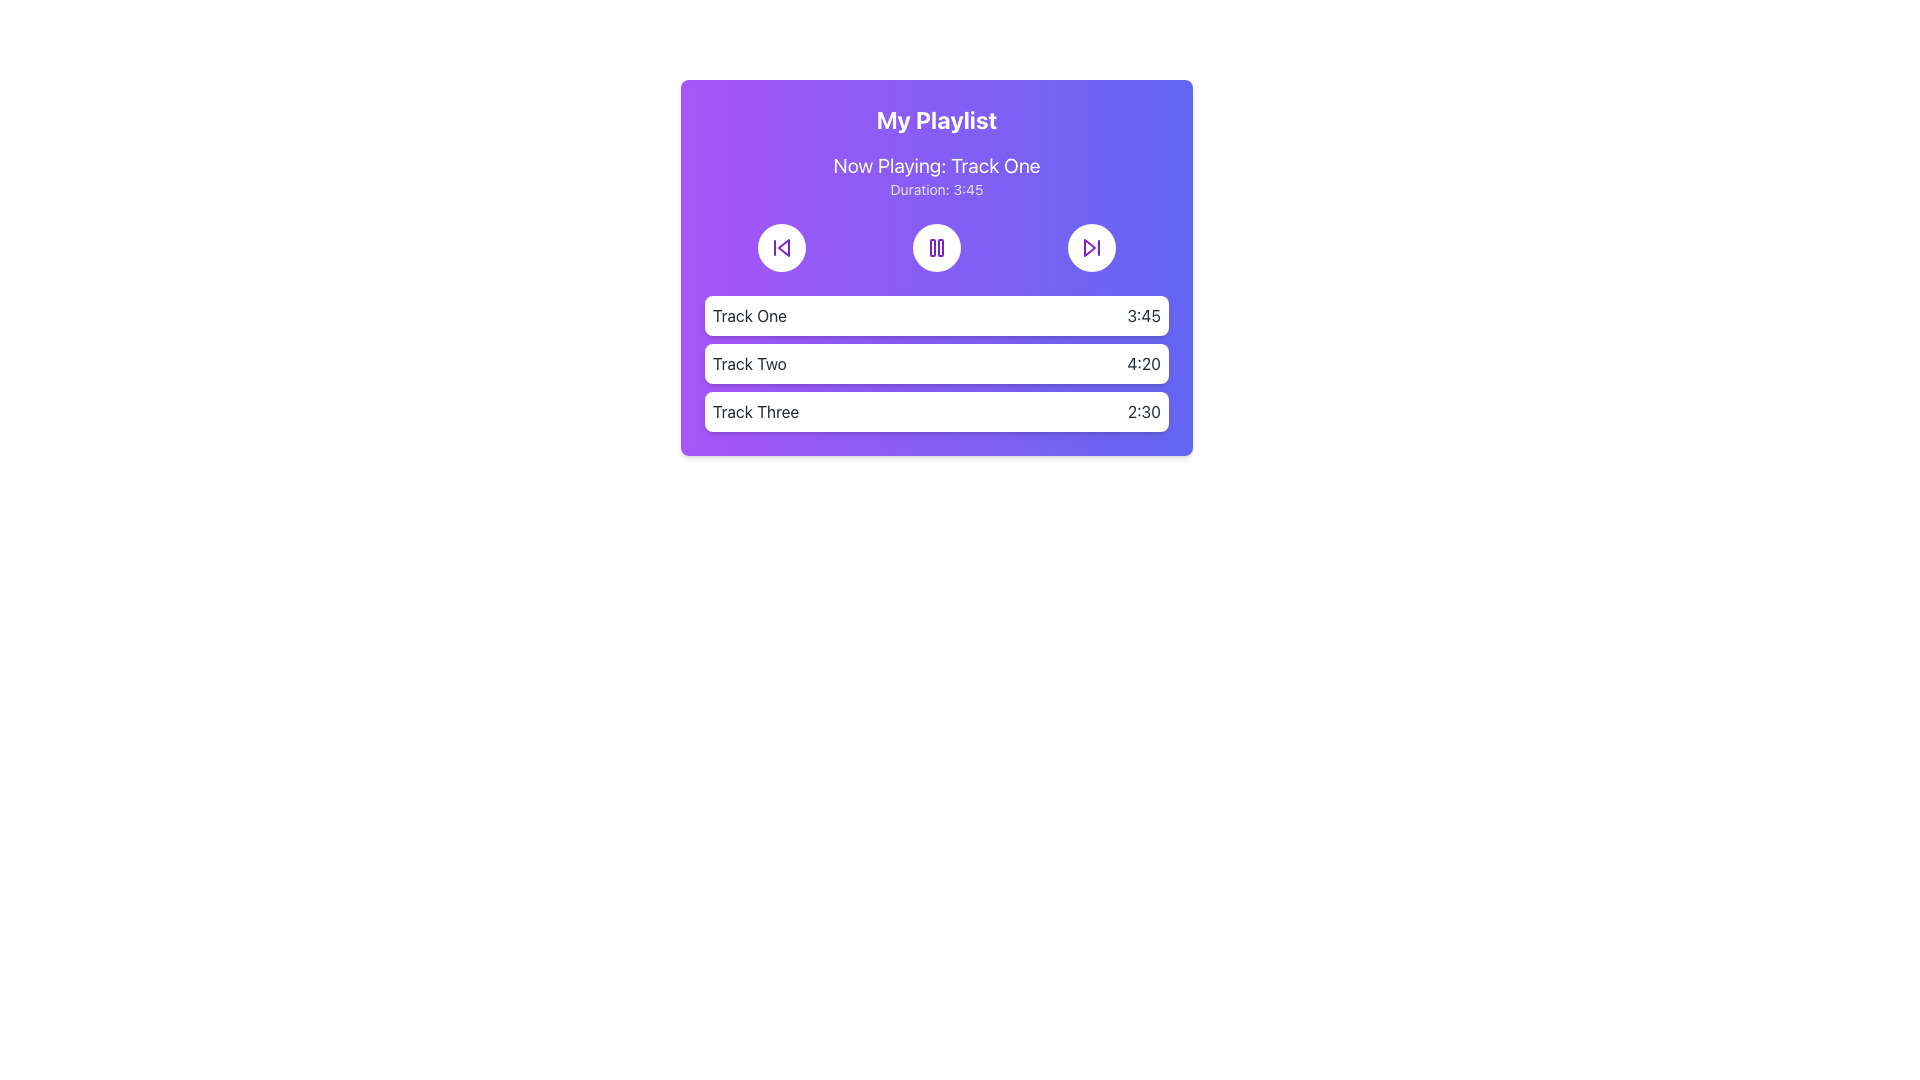 This screenshot has width=1920, height=1080. Describe the element at coordinates (748, 363) in the screenshot. I see `the text label displaying the name of a track in the second row of the playlist interface, which is positioned to the left of the time duration '4:20'` at that location.